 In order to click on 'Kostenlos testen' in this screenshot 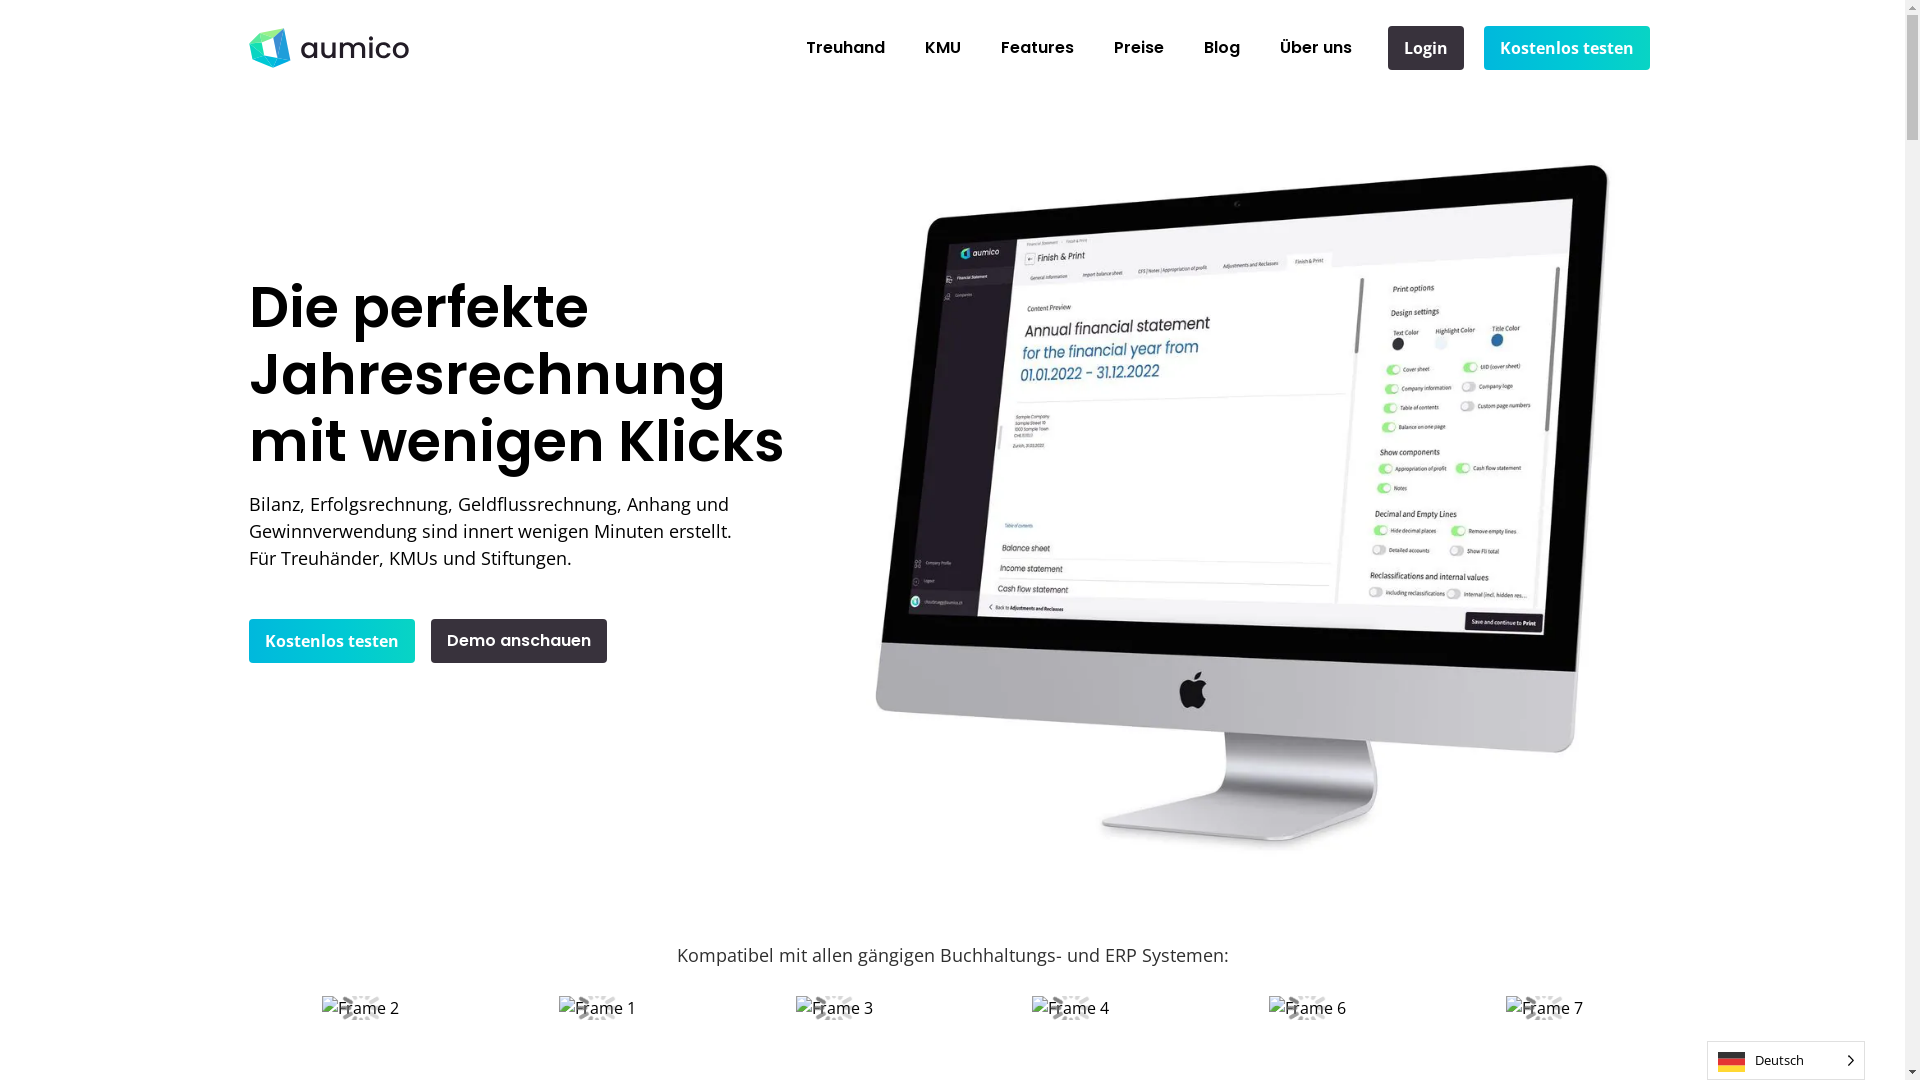, I will do `click(1565, 46)`.